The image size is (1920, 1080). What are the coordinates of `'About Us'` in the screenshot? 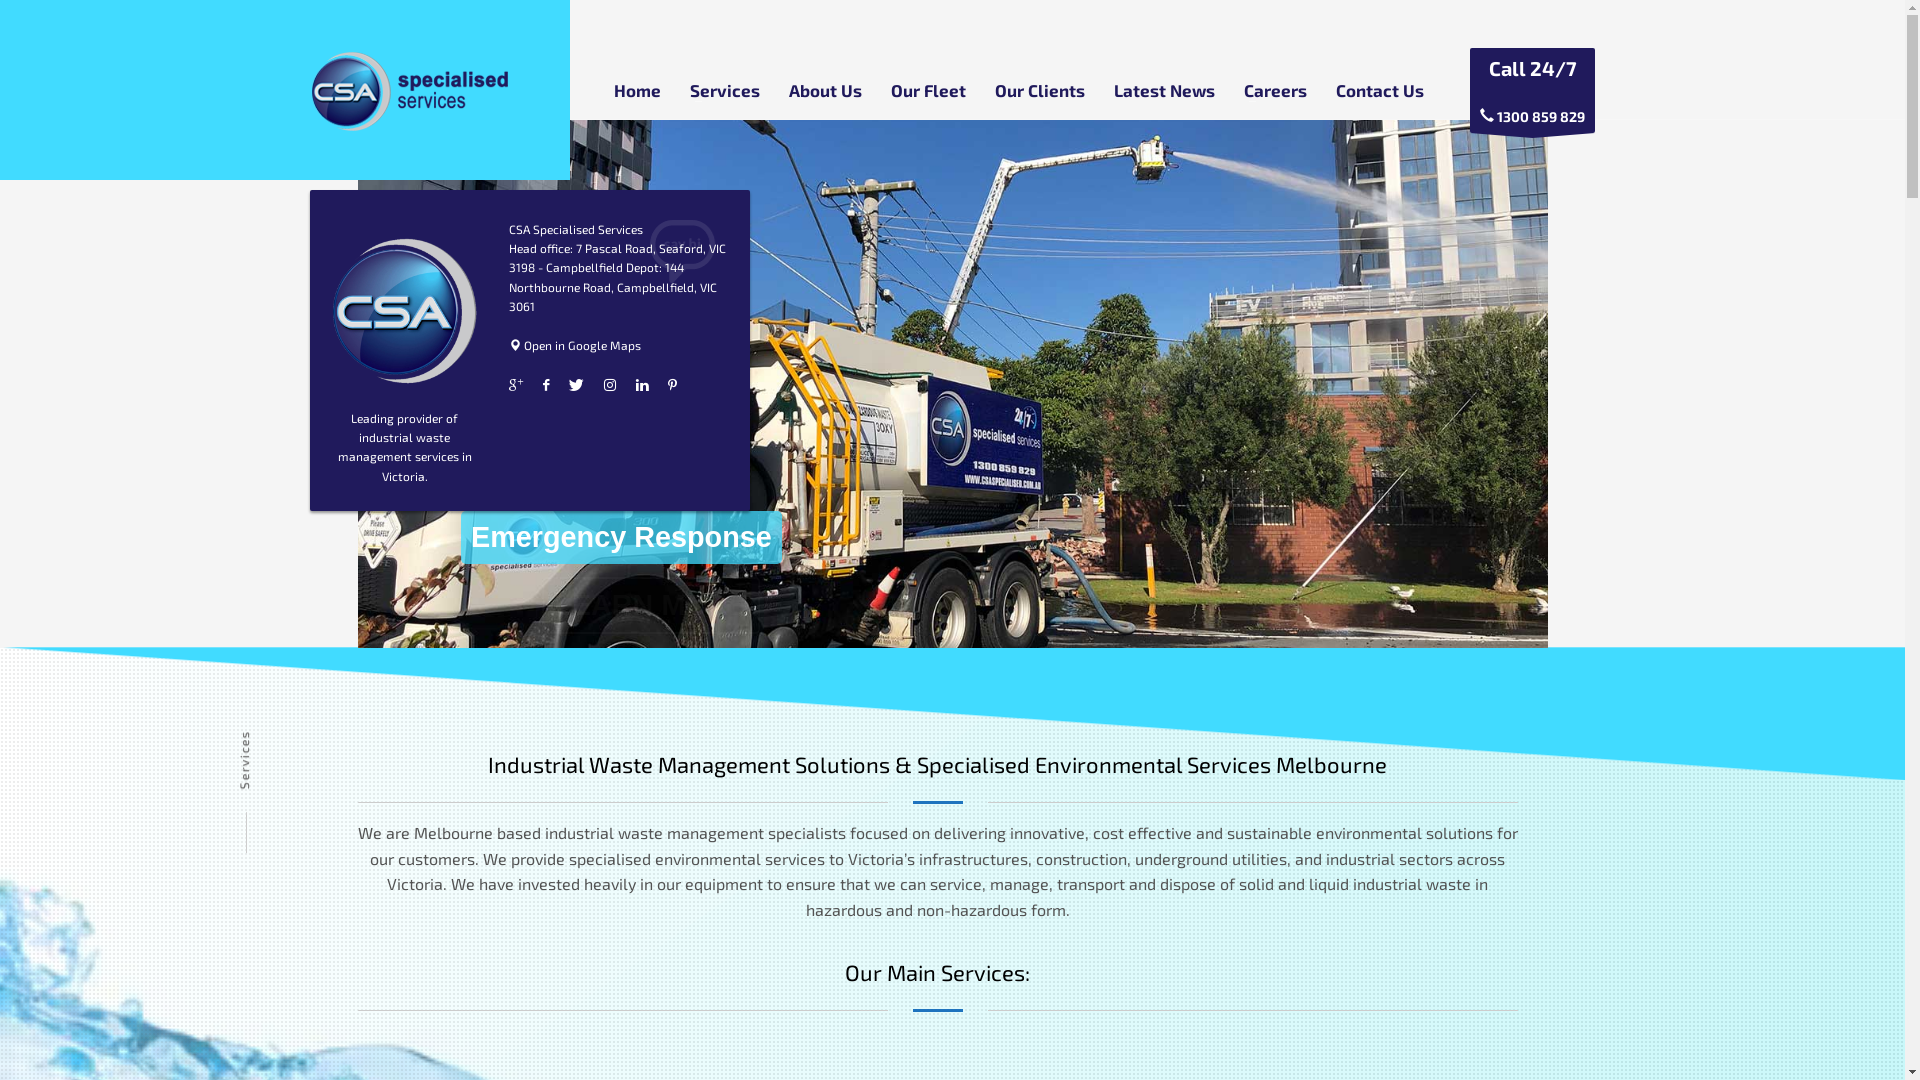 It's located at (824, 88).